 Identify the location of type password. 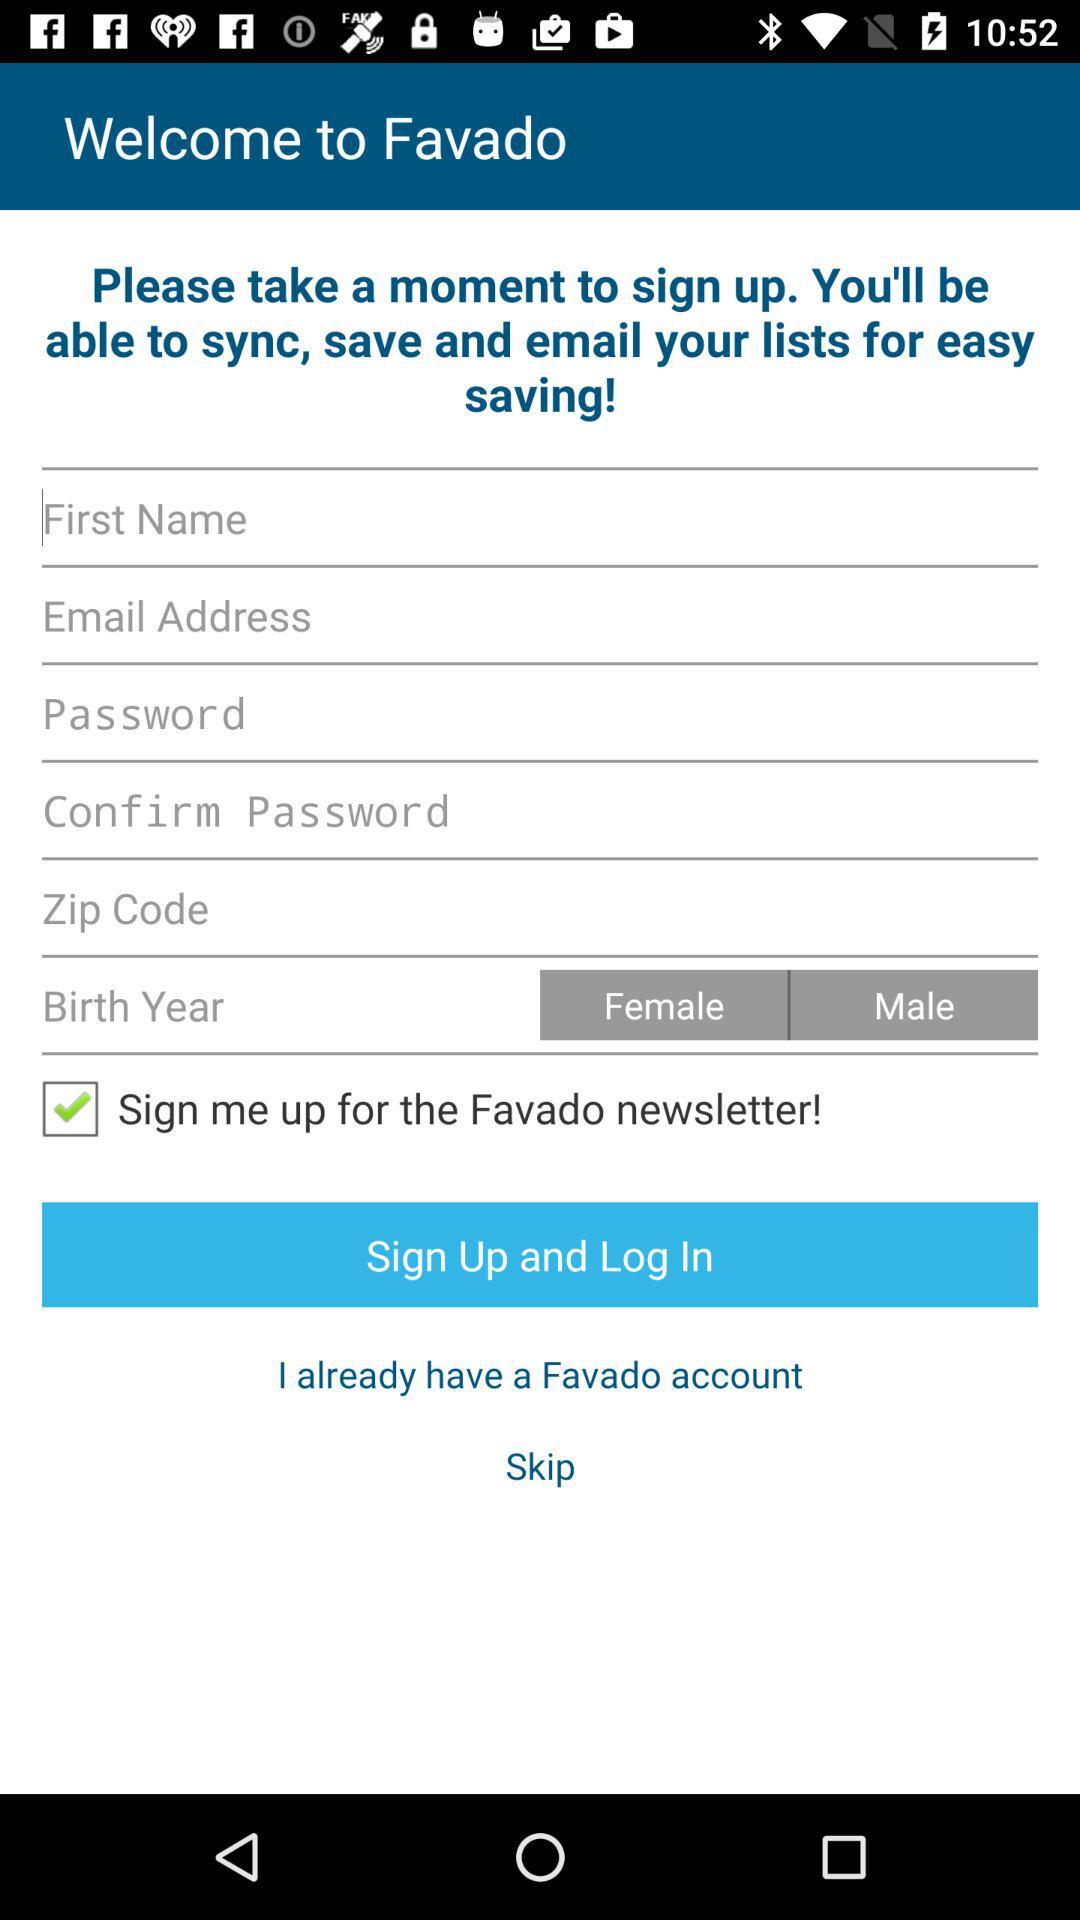
(540, 810).